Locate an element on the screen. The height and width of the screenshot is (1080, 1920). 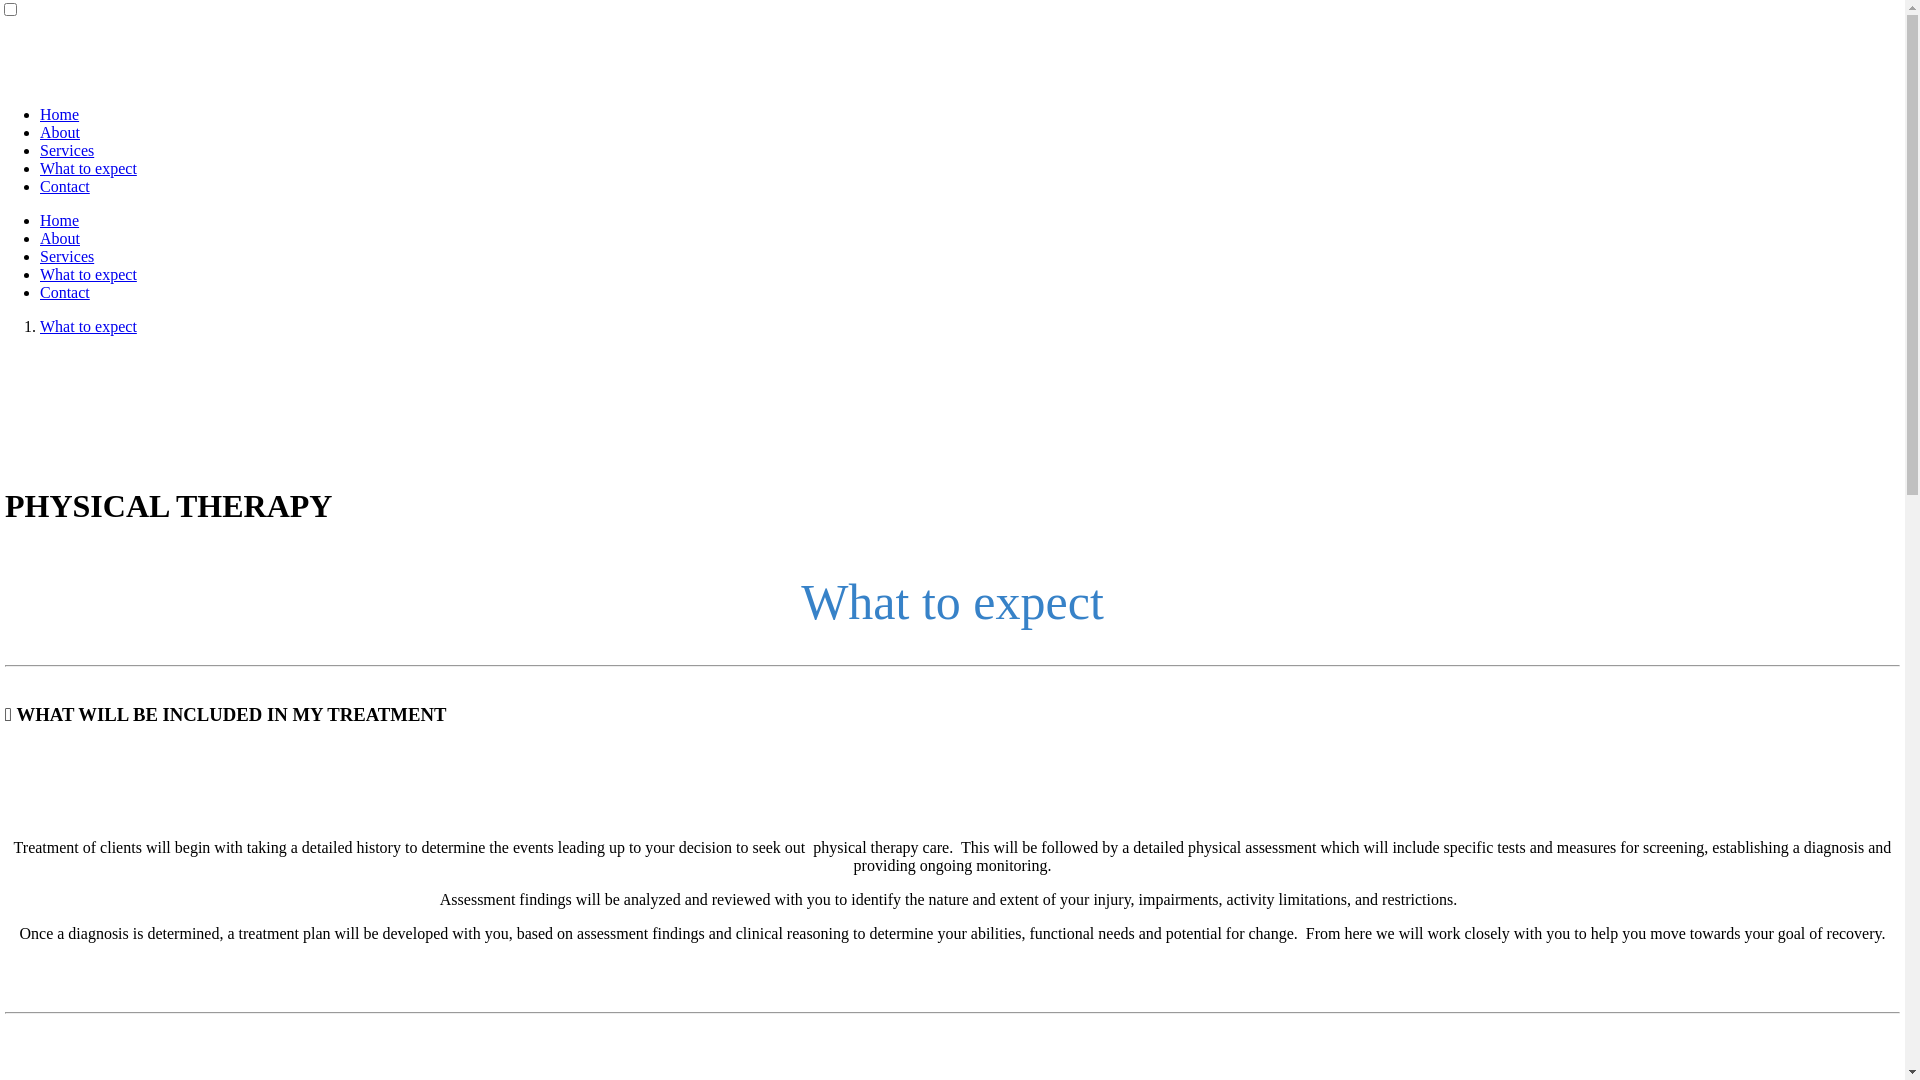
'Services' is located at coordinates (39, 149).